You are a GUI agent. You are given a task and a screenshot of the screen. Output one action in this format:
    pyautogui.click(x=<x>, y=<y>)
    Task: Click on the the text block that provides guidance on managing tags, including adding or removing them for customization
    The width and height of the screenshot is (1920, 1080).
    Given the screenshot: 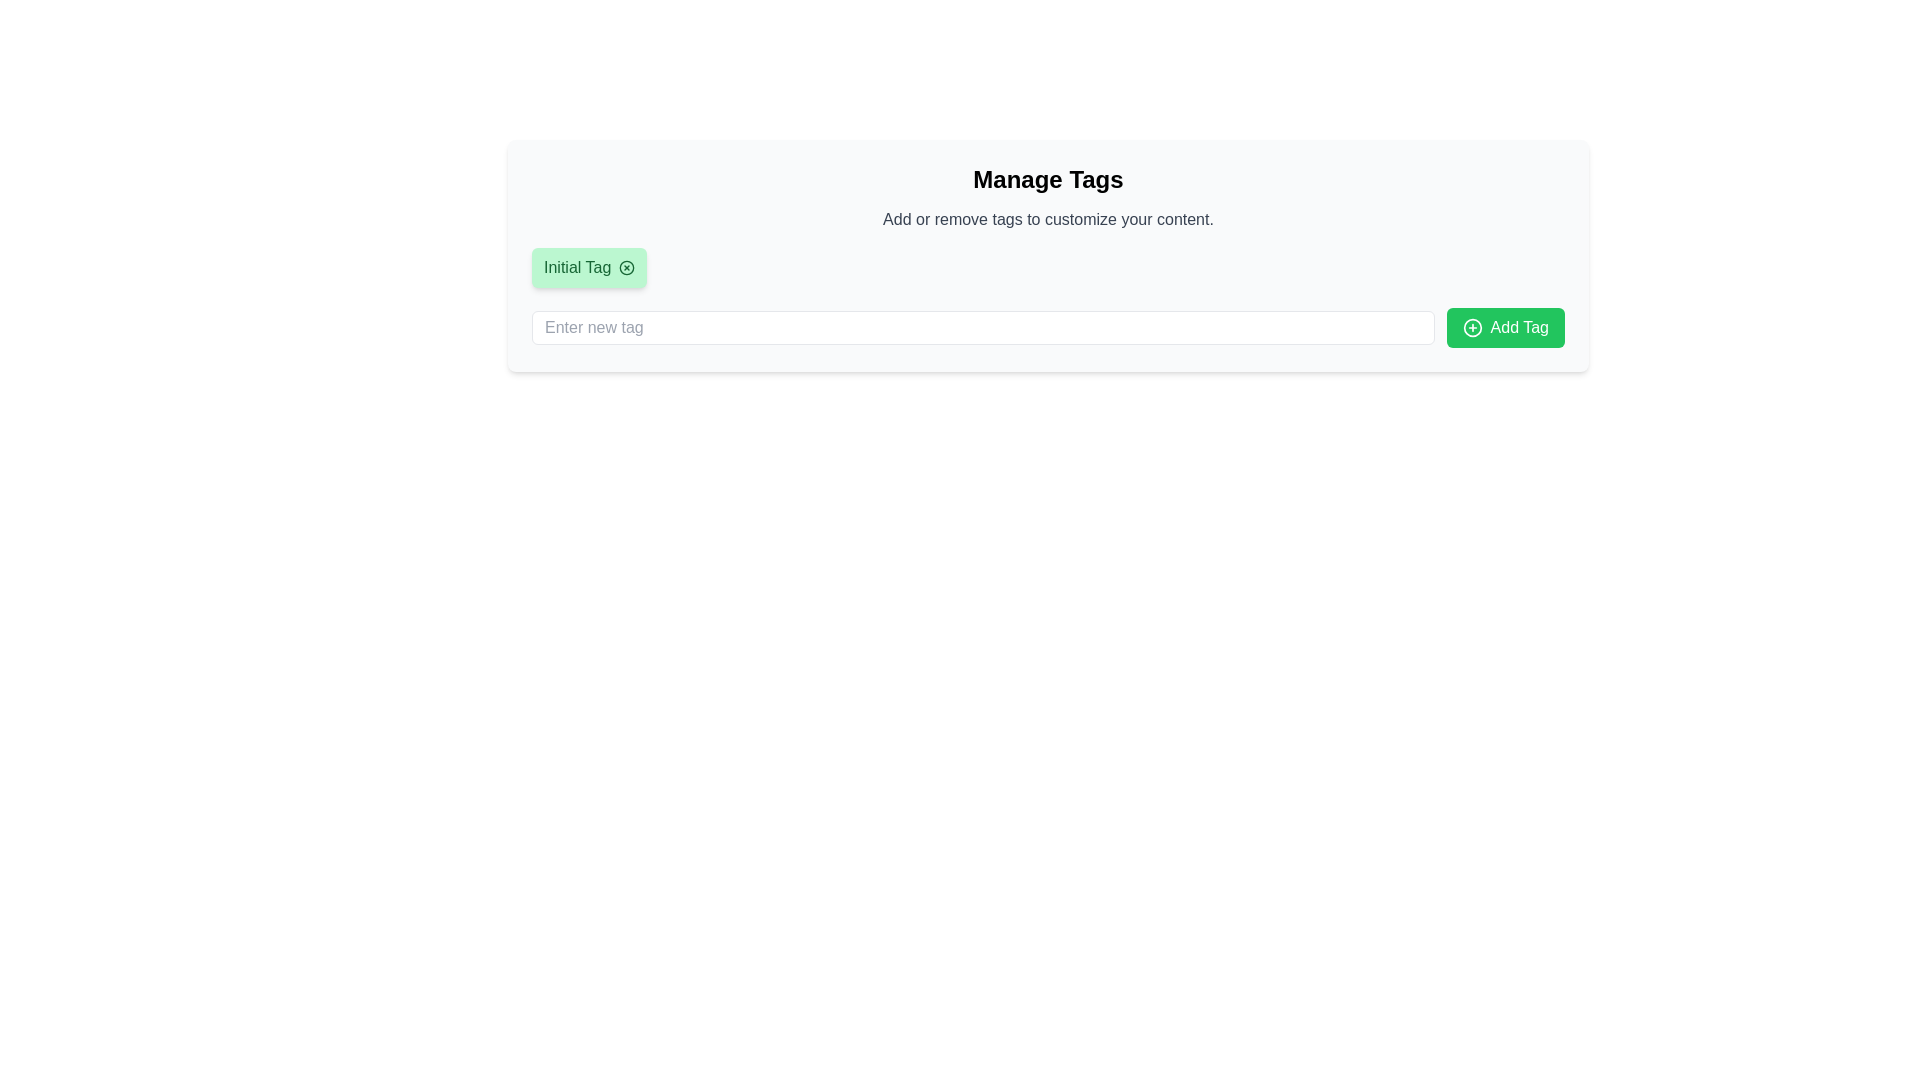 What is the action you would take?
    pyautogui.click(x=1047, y=197)
    